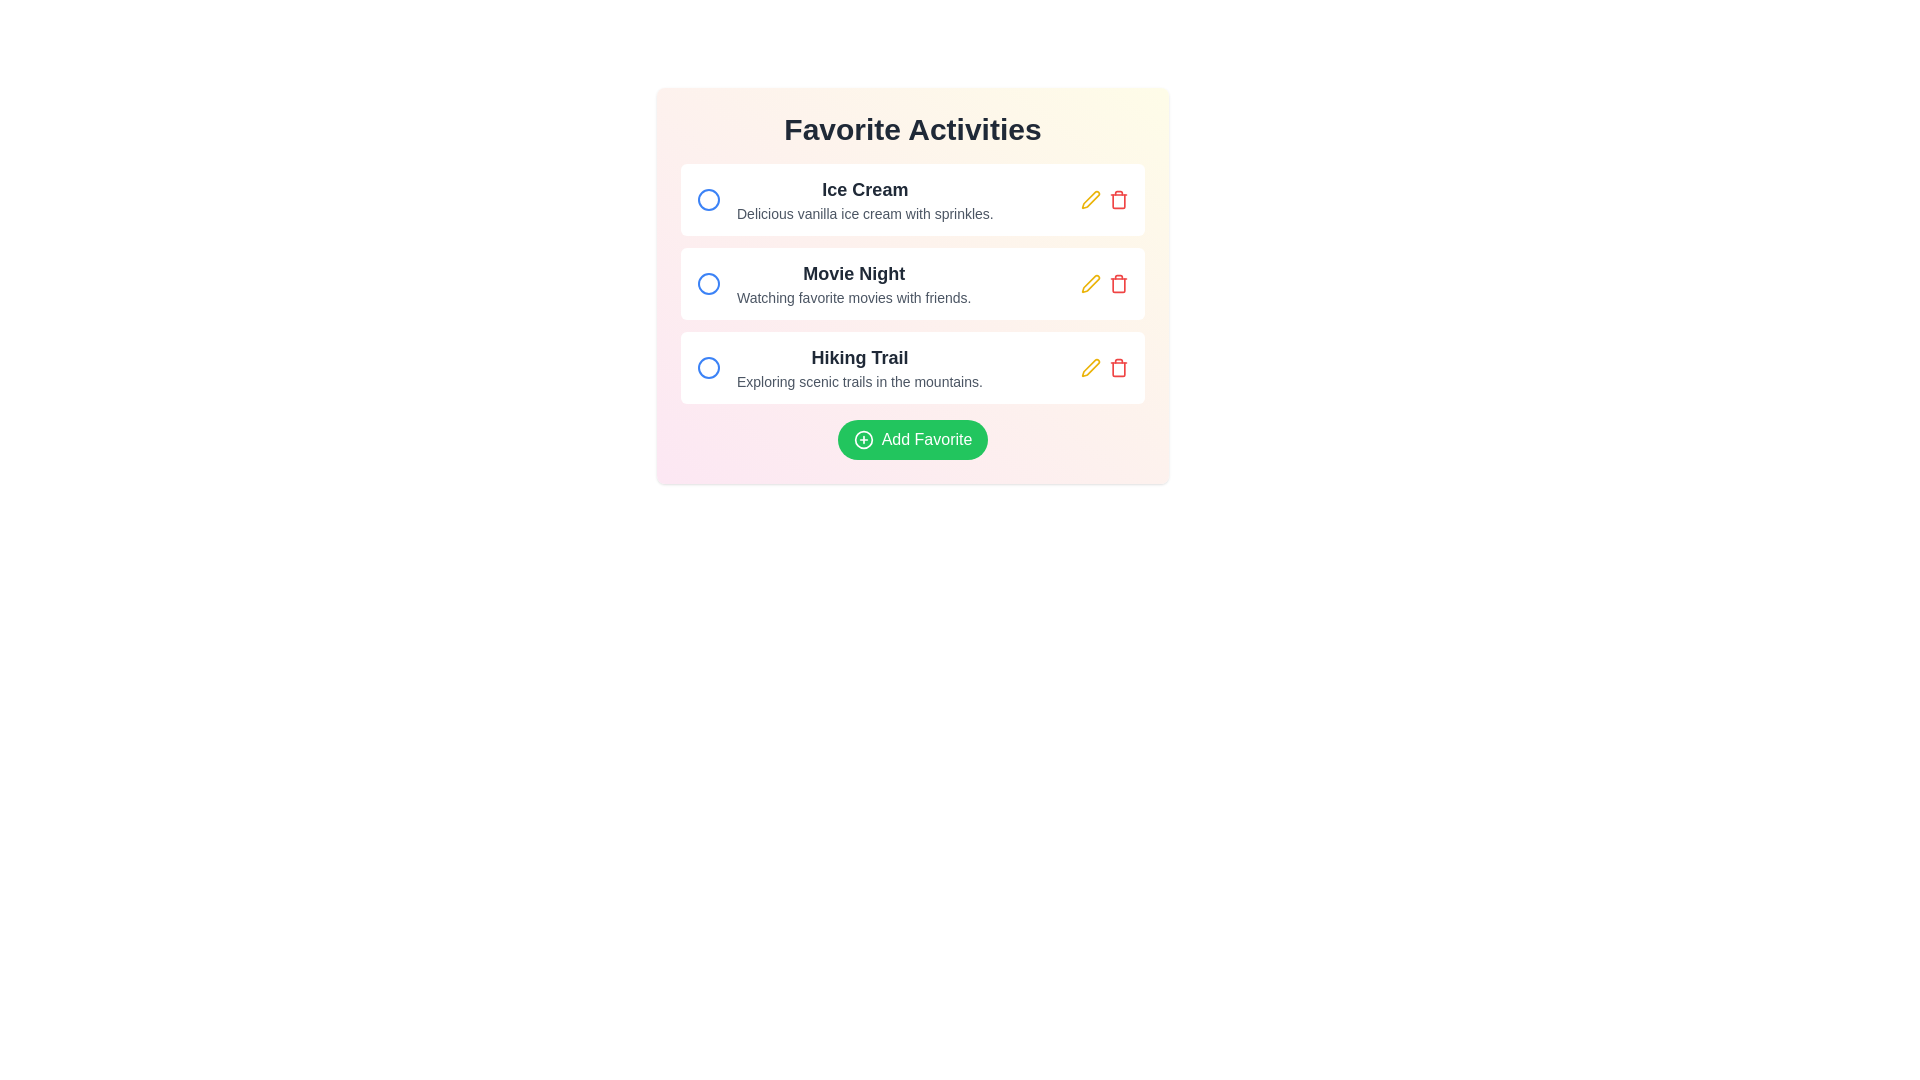 The width and height of the screenshot is (1920, 1080). What do you see at coordinates (1103, 284) in the screenshot?
I see `the edit icon located in the group of interactive icons to modify the 'Movie Night' activity, positioned to the far right of the activity card` at bounding box center [1103, 284].